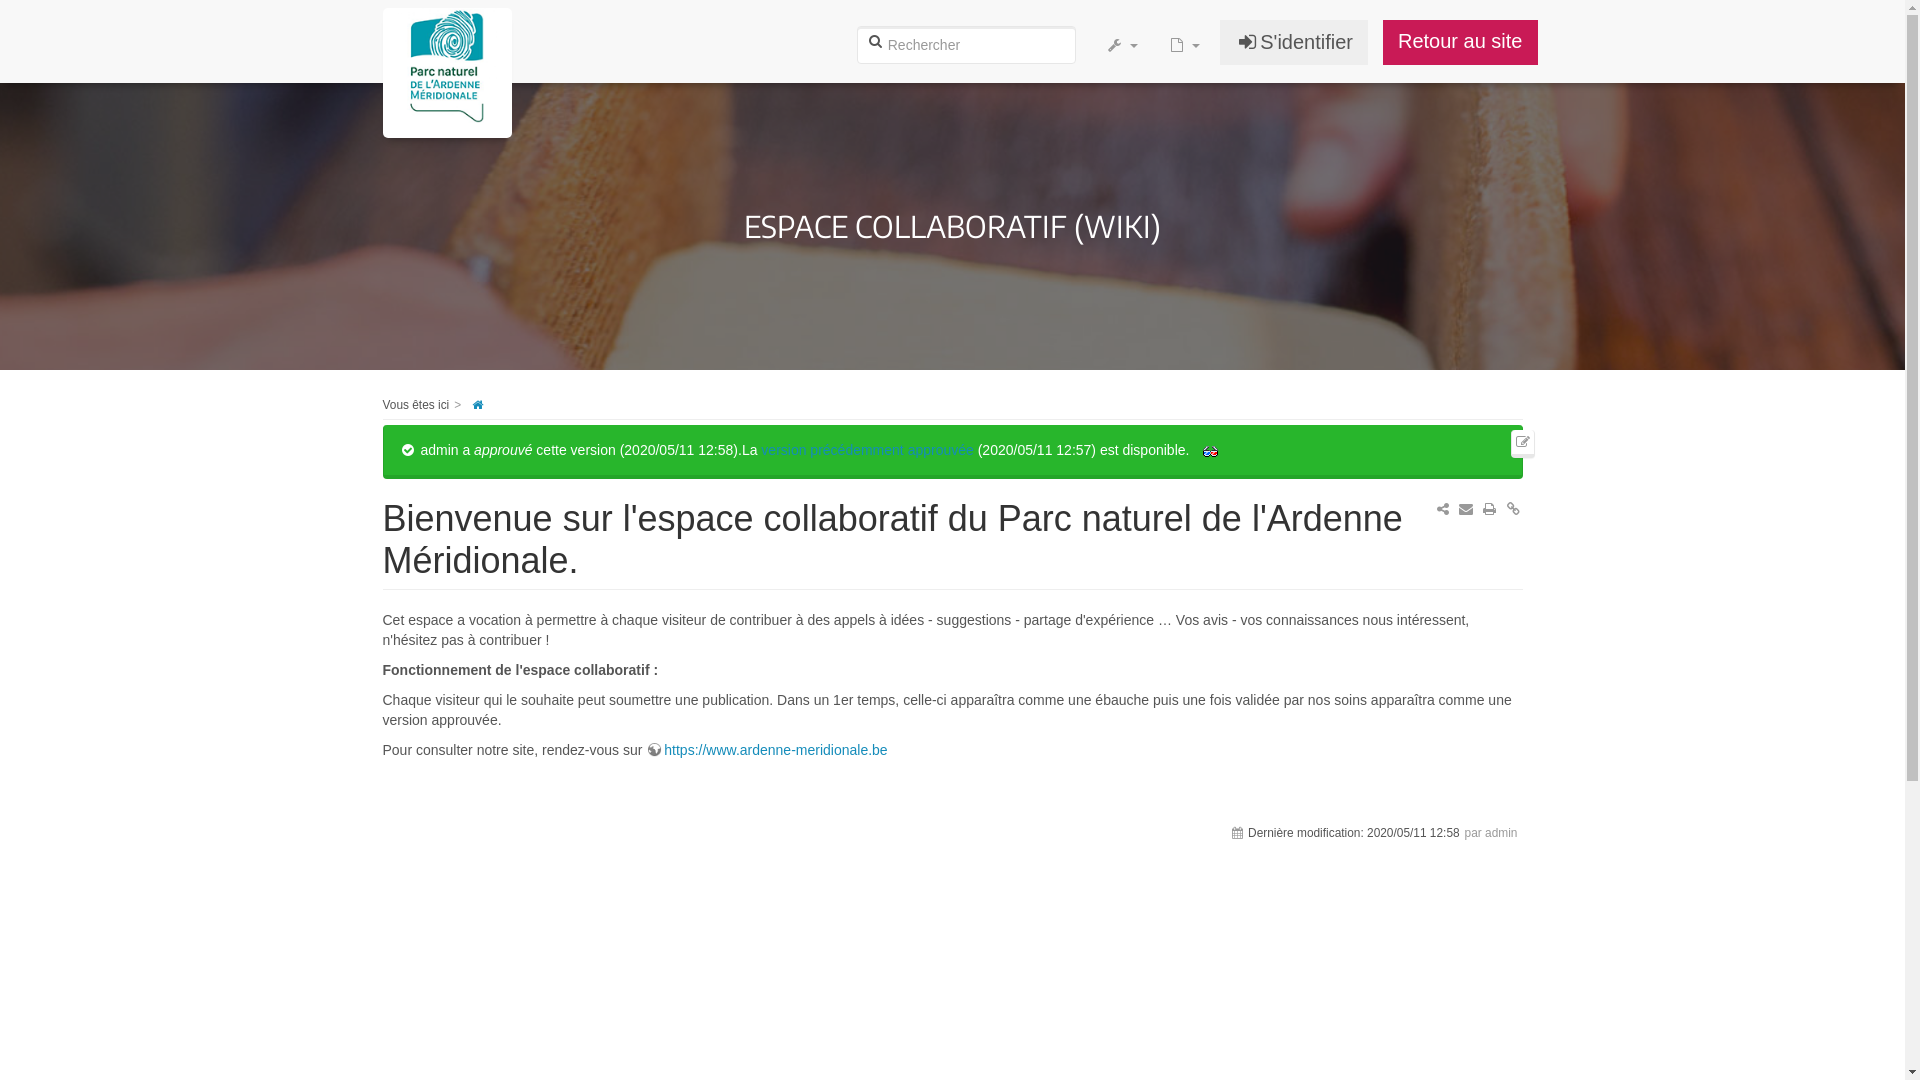 The height and width of the screenshot is (1080, 1920). Describe the element at coordinates (1460, 42) in the screenshot. I see `'Retour au site'` at that location.